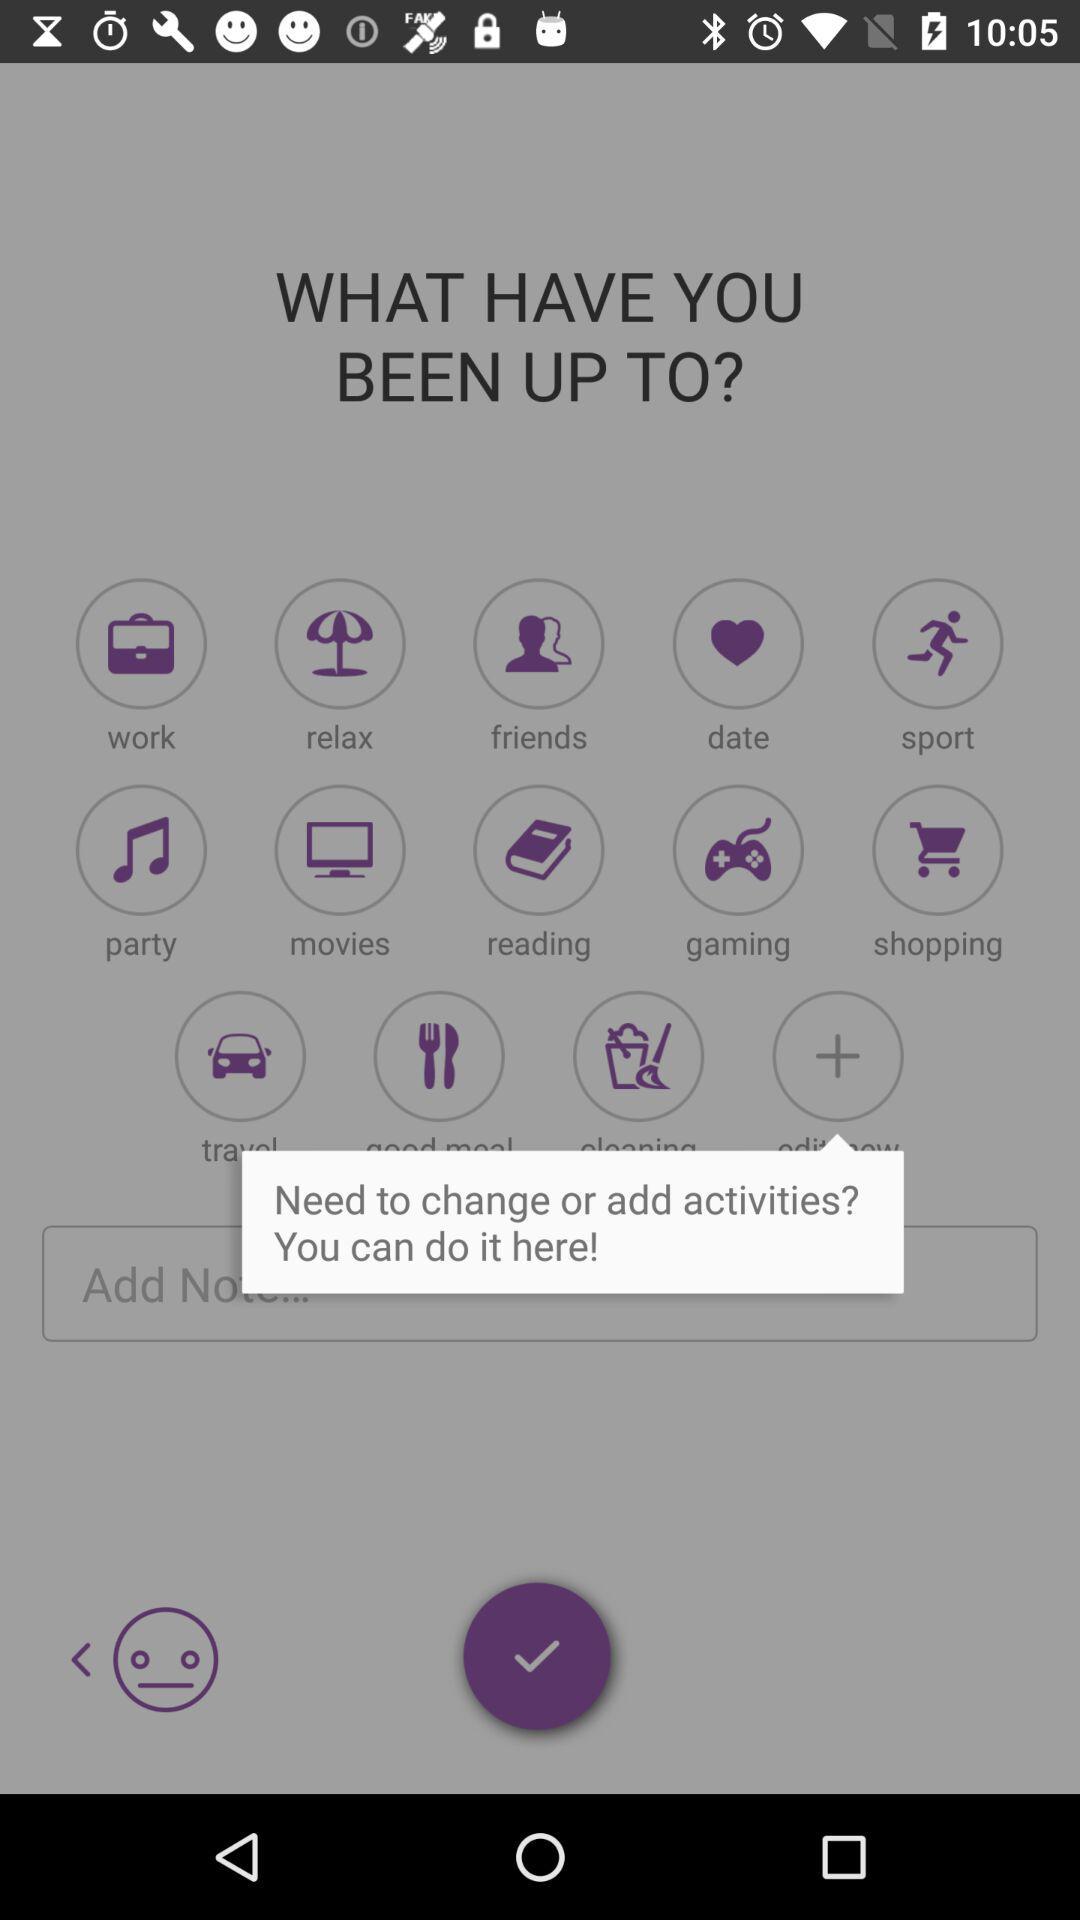 The image size is (1080, 1920). I want to click on need activities, so click(937, 643).